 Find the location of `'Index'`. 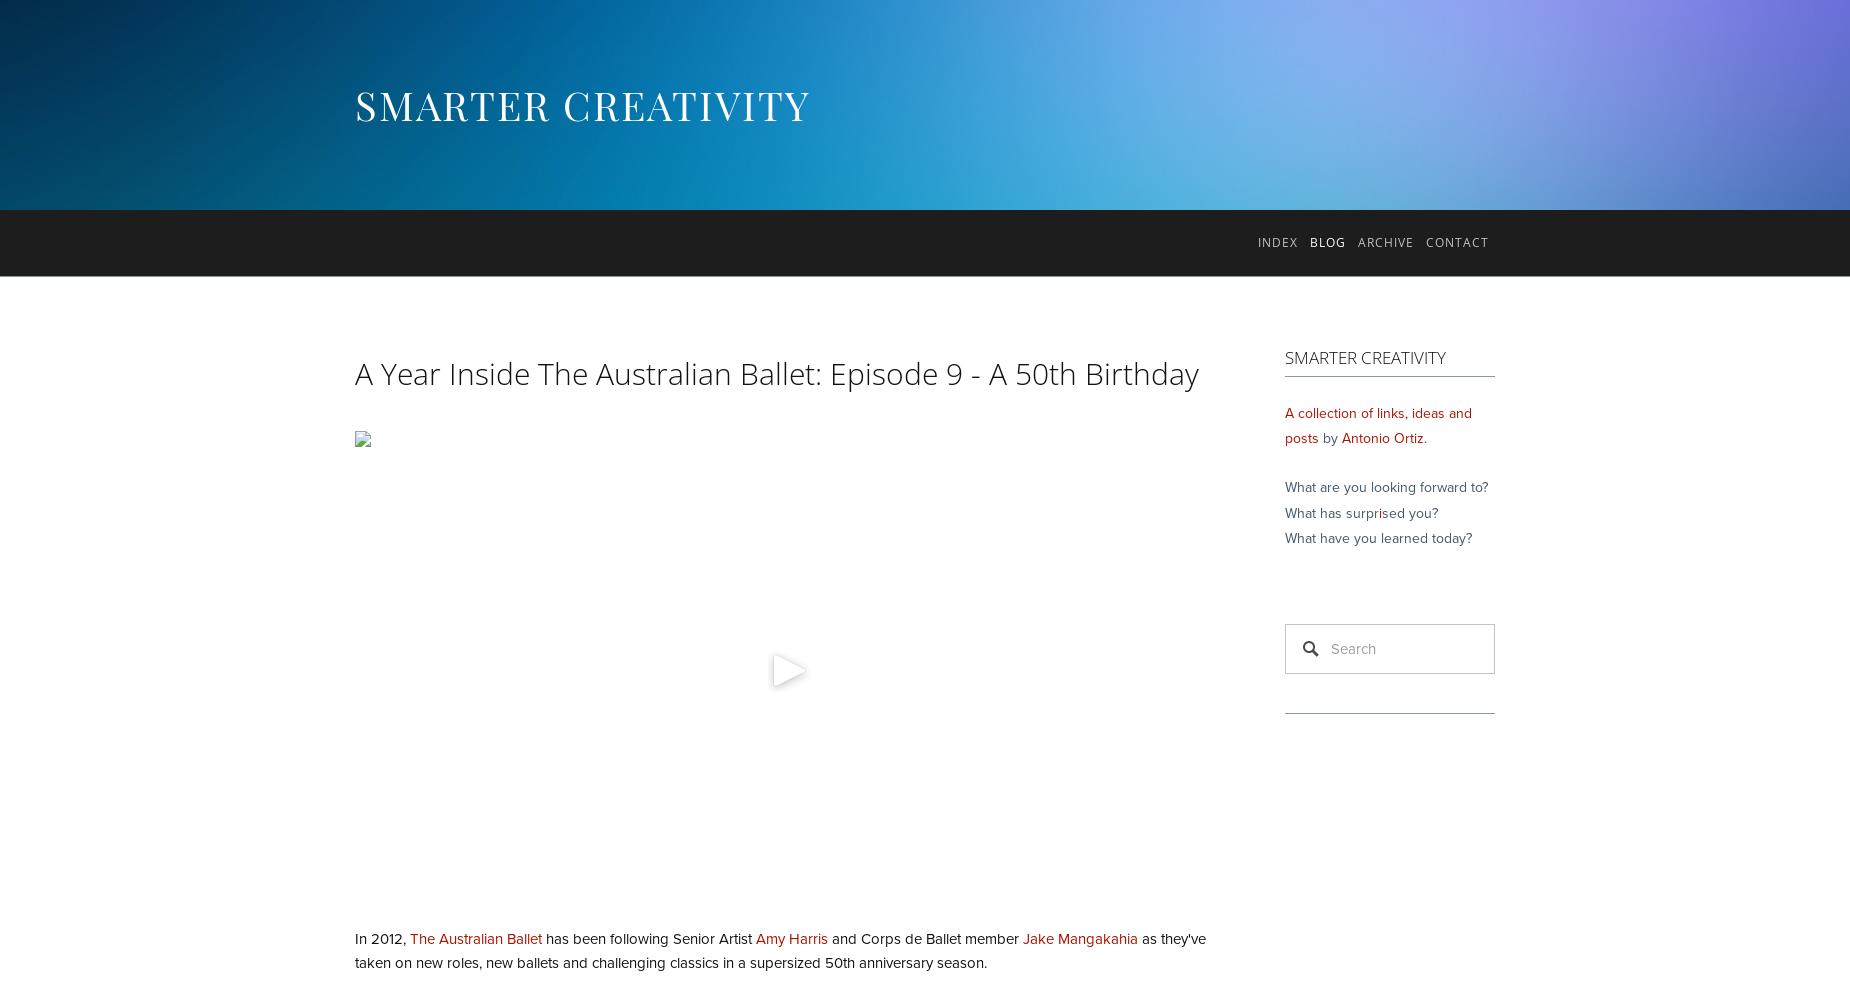

'Index' is located at coordinates (1276, 241).